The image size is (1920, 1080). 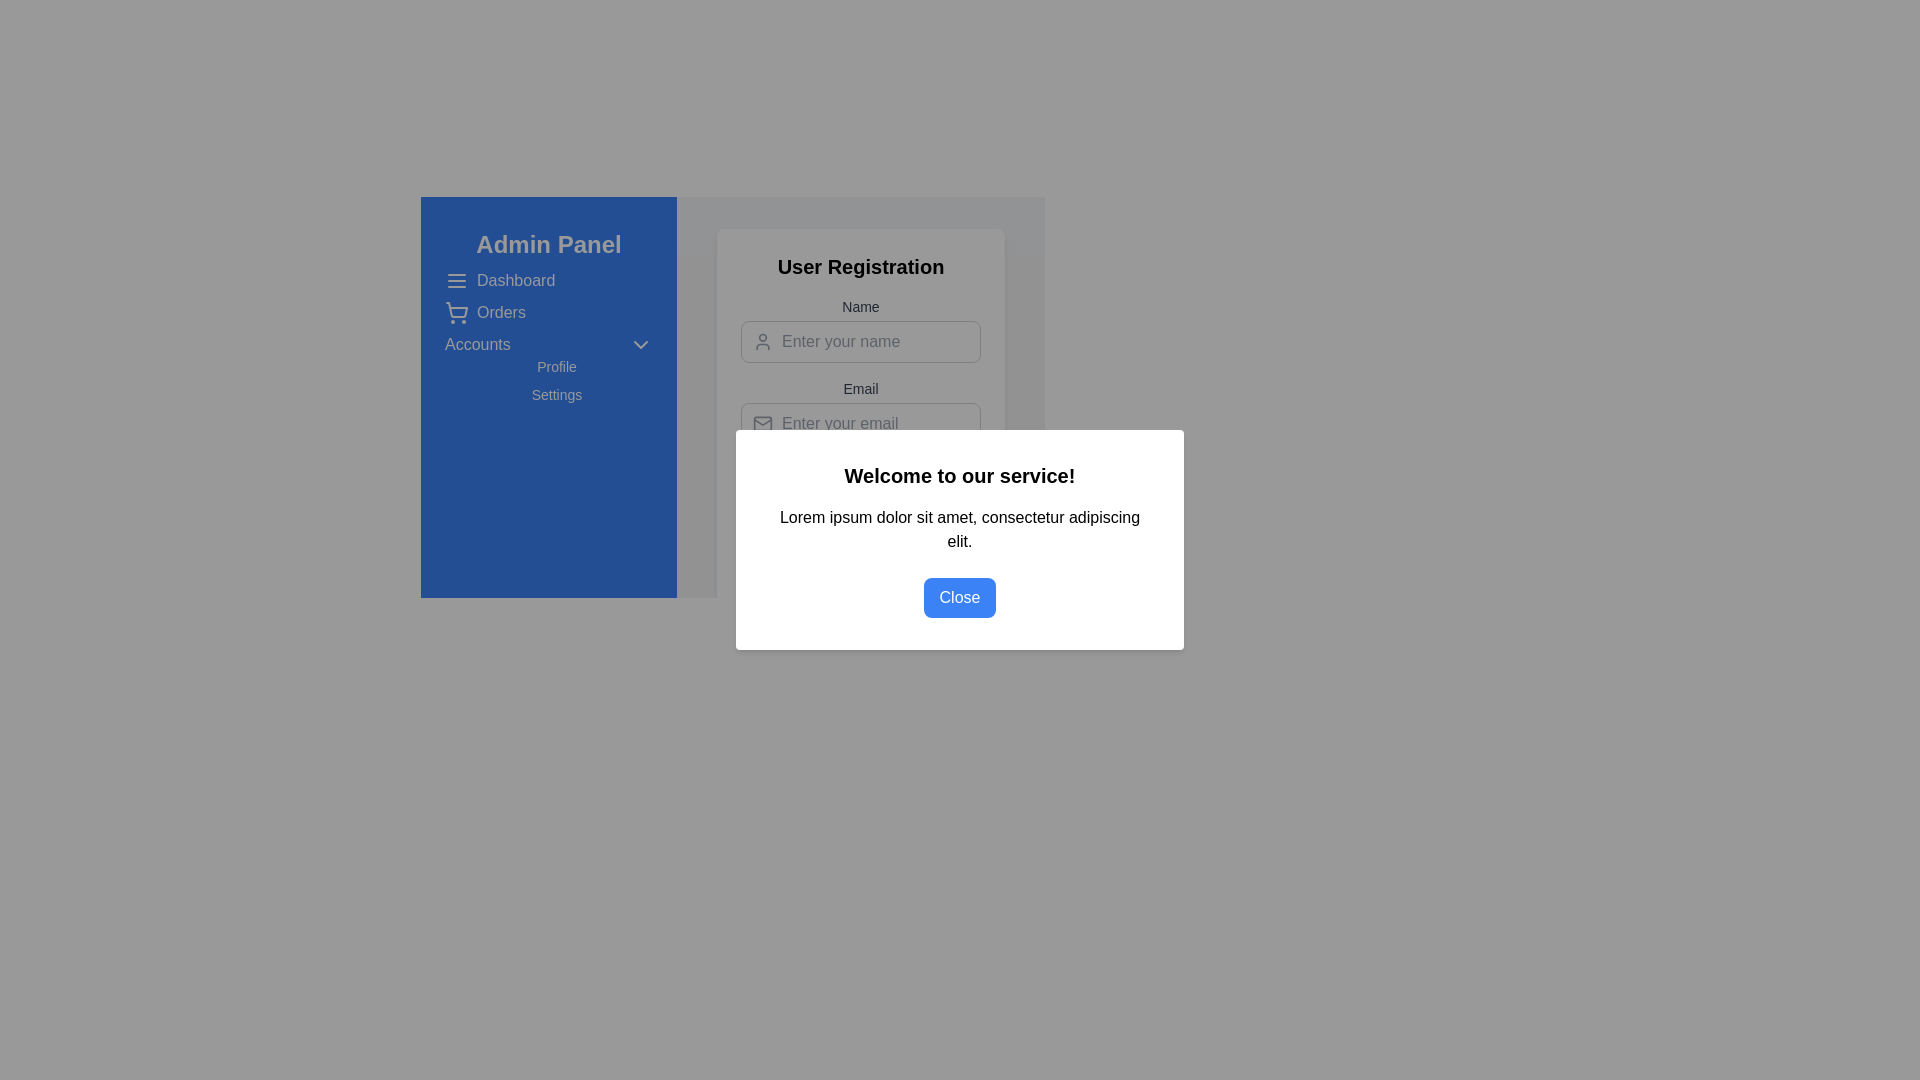 What do you see at coordinates (860, 341) in the screenshot?
I see `the text input field with placeholder text 'Enter your name' to focus on it` at bounding box center [860, 341].